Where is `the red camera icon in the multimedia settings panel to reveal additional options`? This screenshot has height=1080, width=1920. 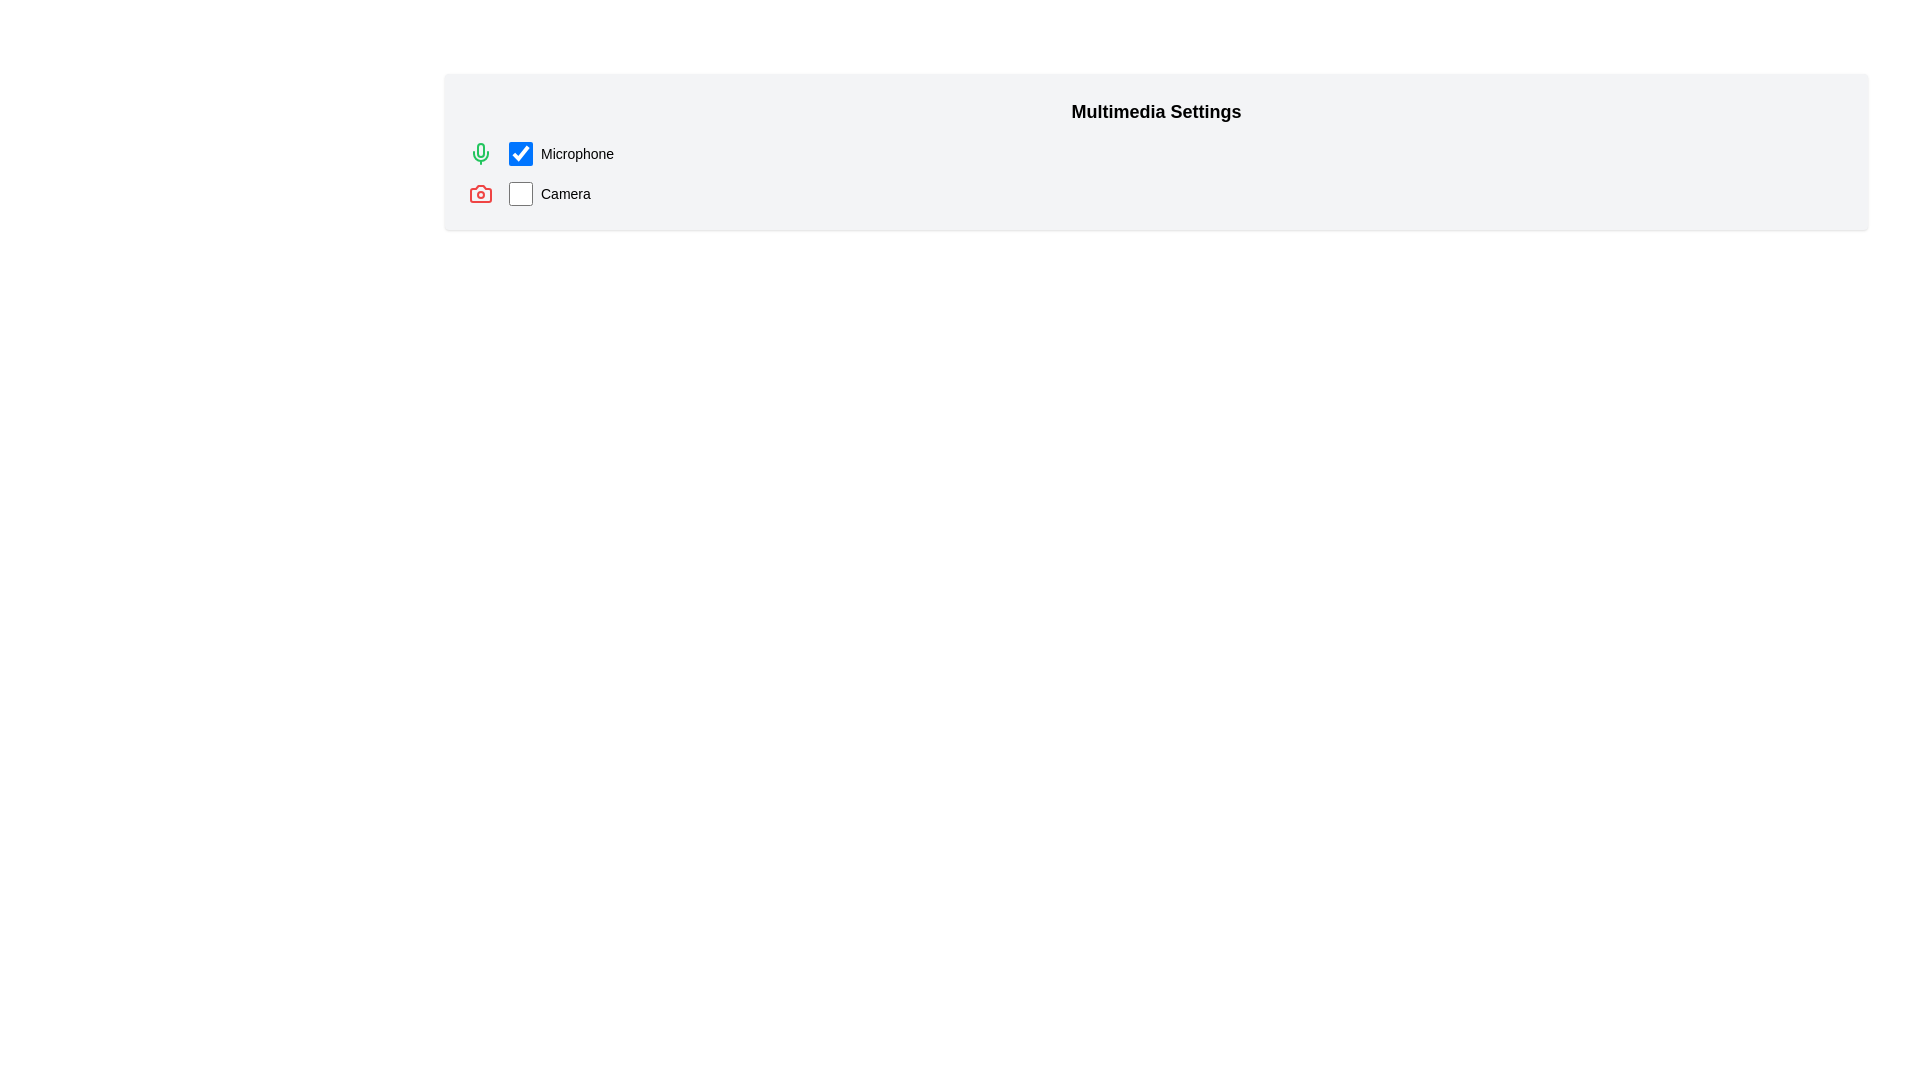
the red camera icon in the multimedia settings panel to reveal additional options is located at coordinates (480, 193).